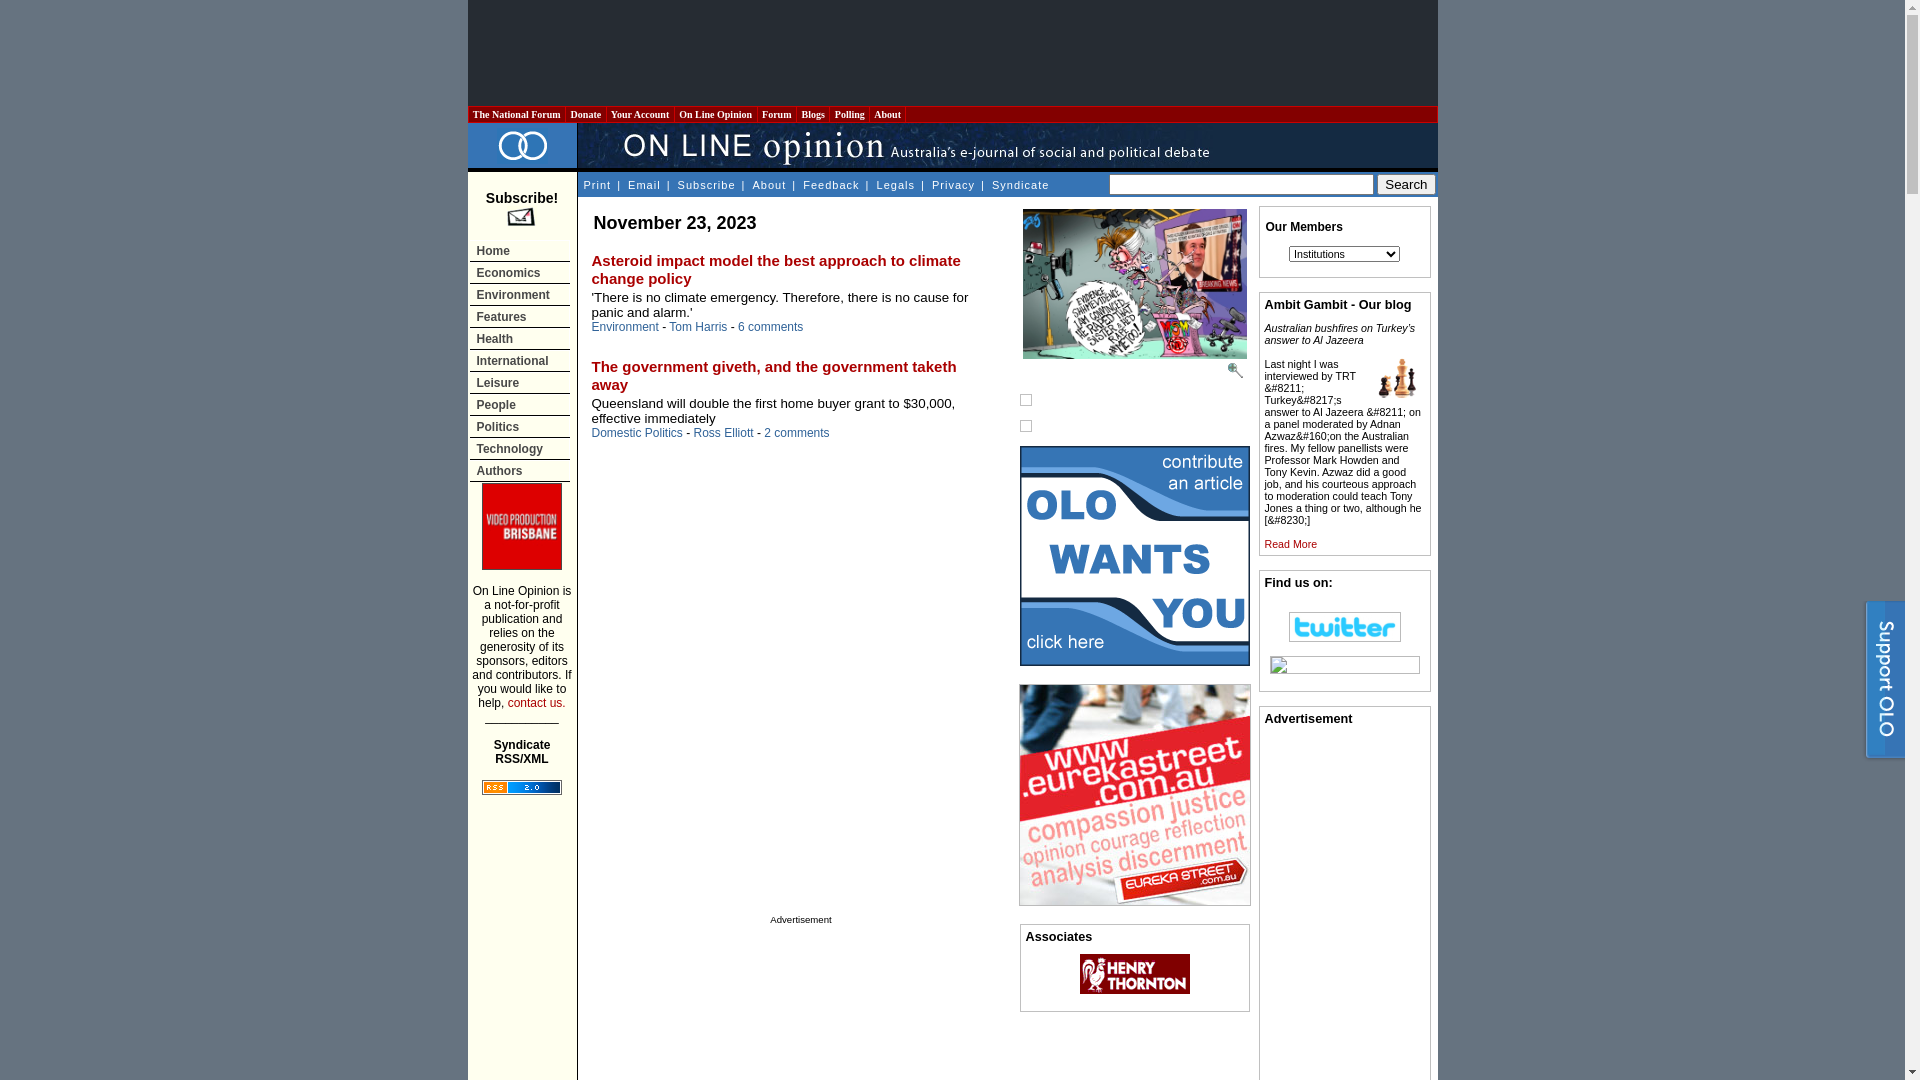 The height and width of the screenshot is (1080, 1920). I want to click on 'contact us.', so click(508, 701).